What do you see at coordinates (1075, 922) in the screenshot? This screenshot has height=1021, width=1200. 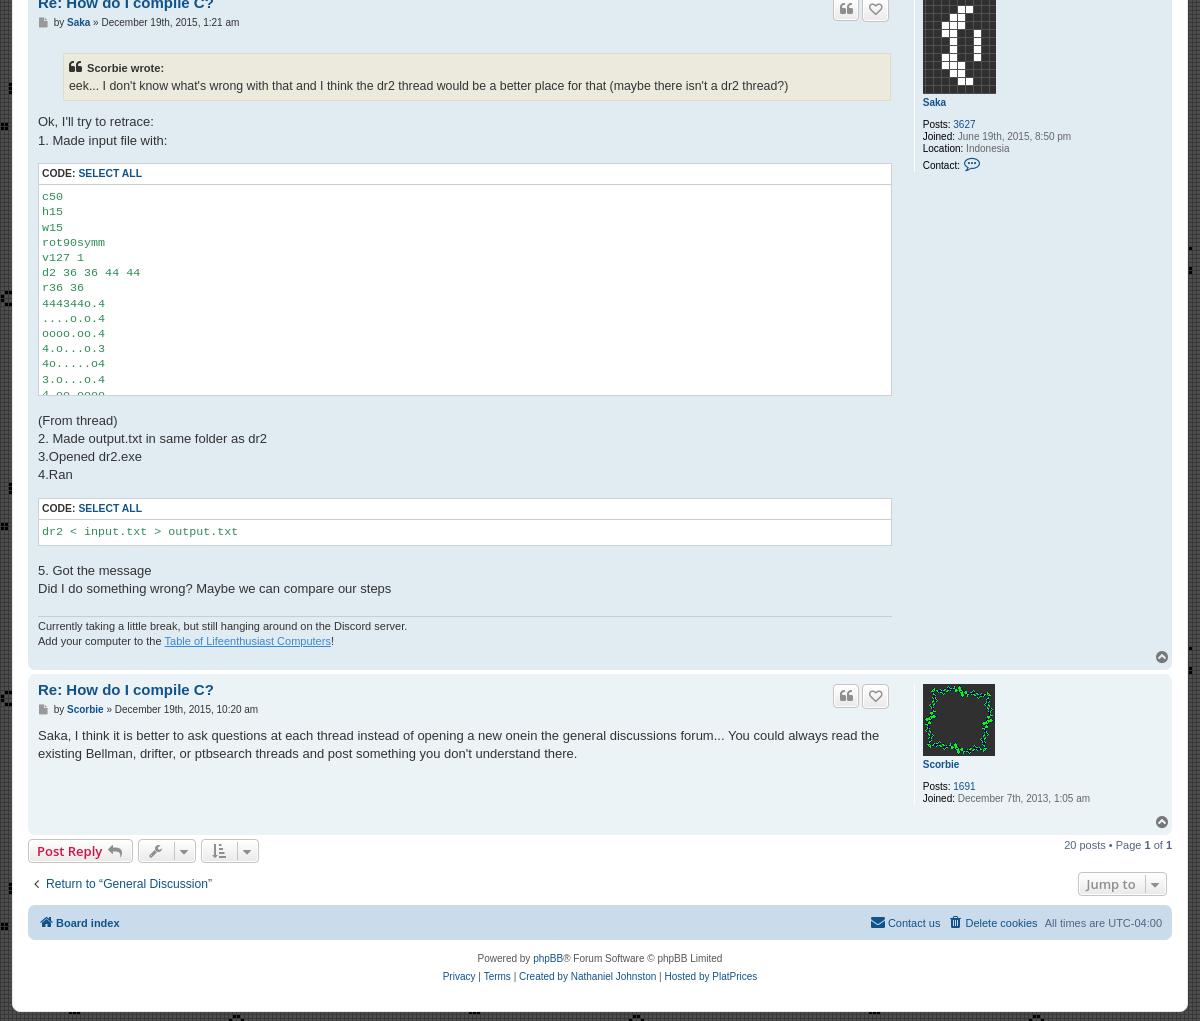 I see `'All times are'` at bounding box center [1075, 922].